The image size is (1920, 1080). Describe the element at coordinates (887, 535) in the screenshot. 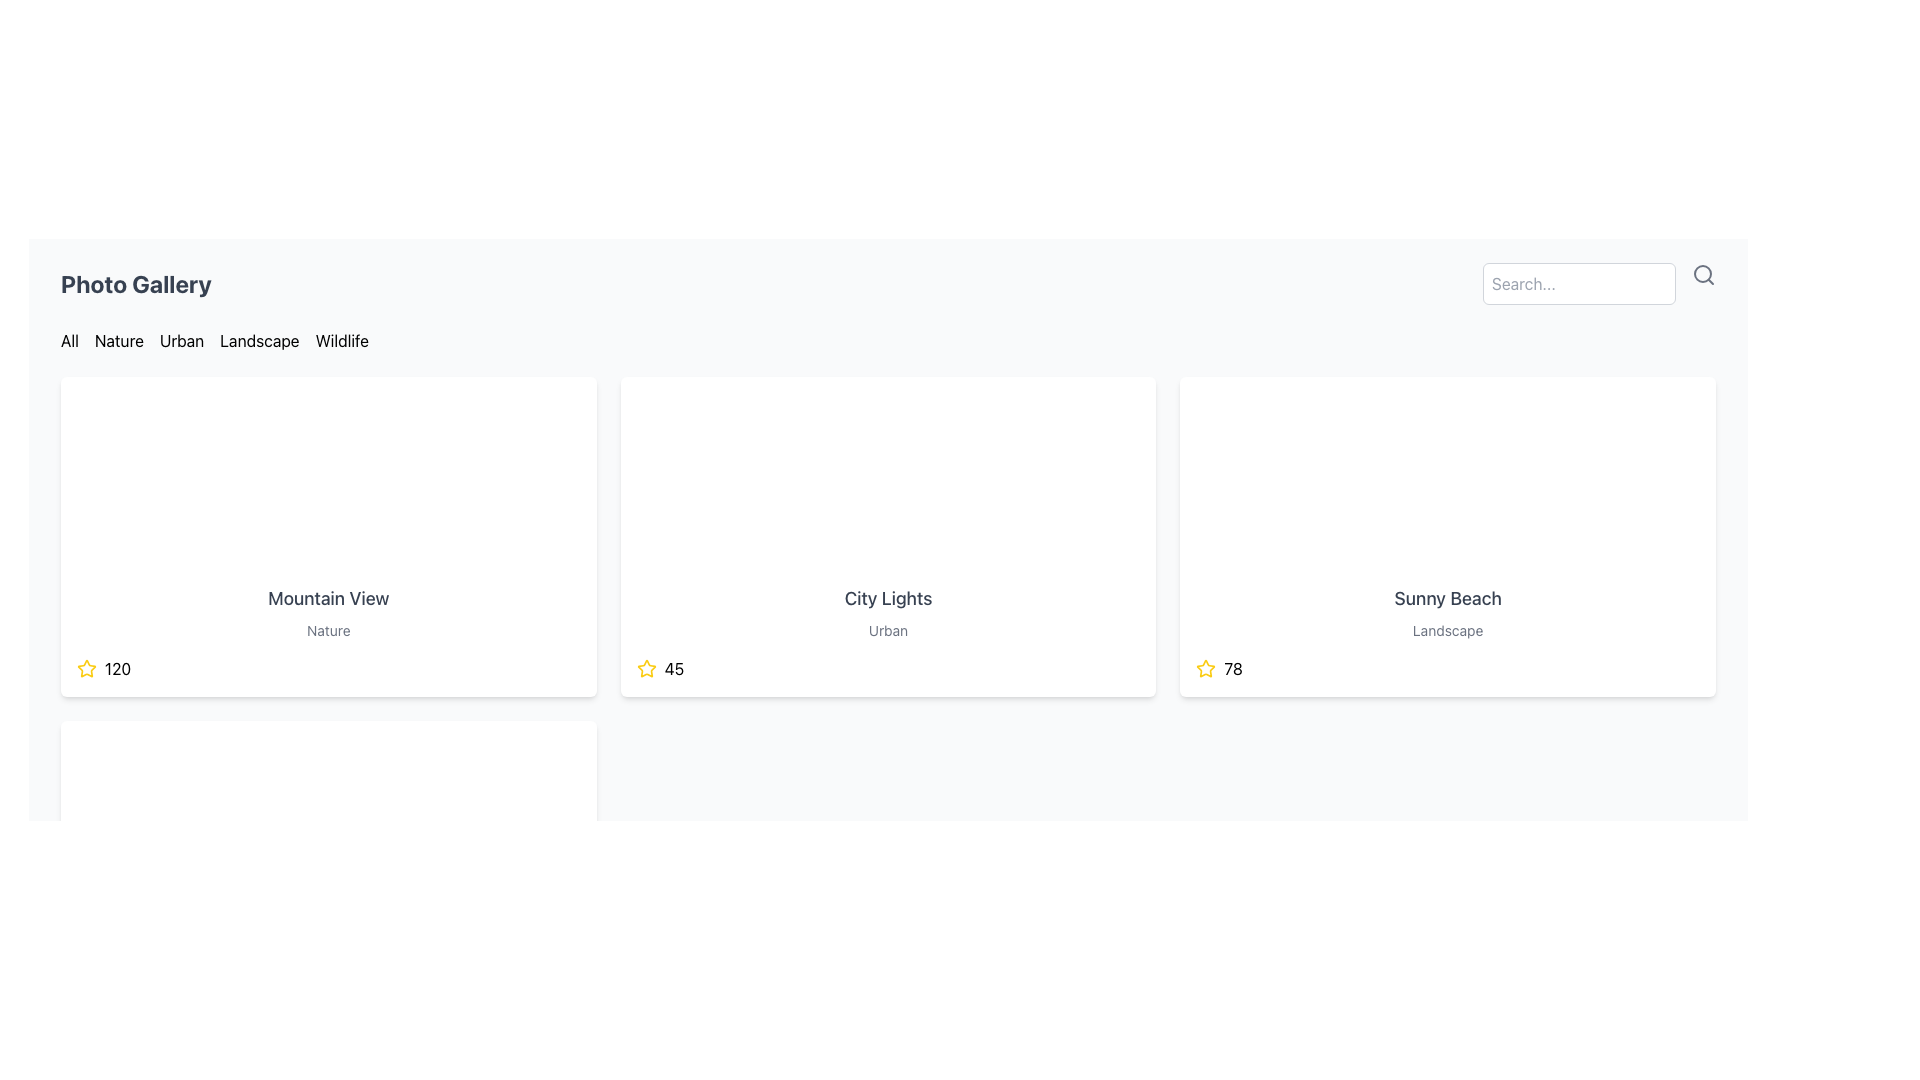

I see `the 'City Lights' card in the photo gallery interface, which is the second card in a row of three cards, displaying an urban theme and a count of '45'` at that location.